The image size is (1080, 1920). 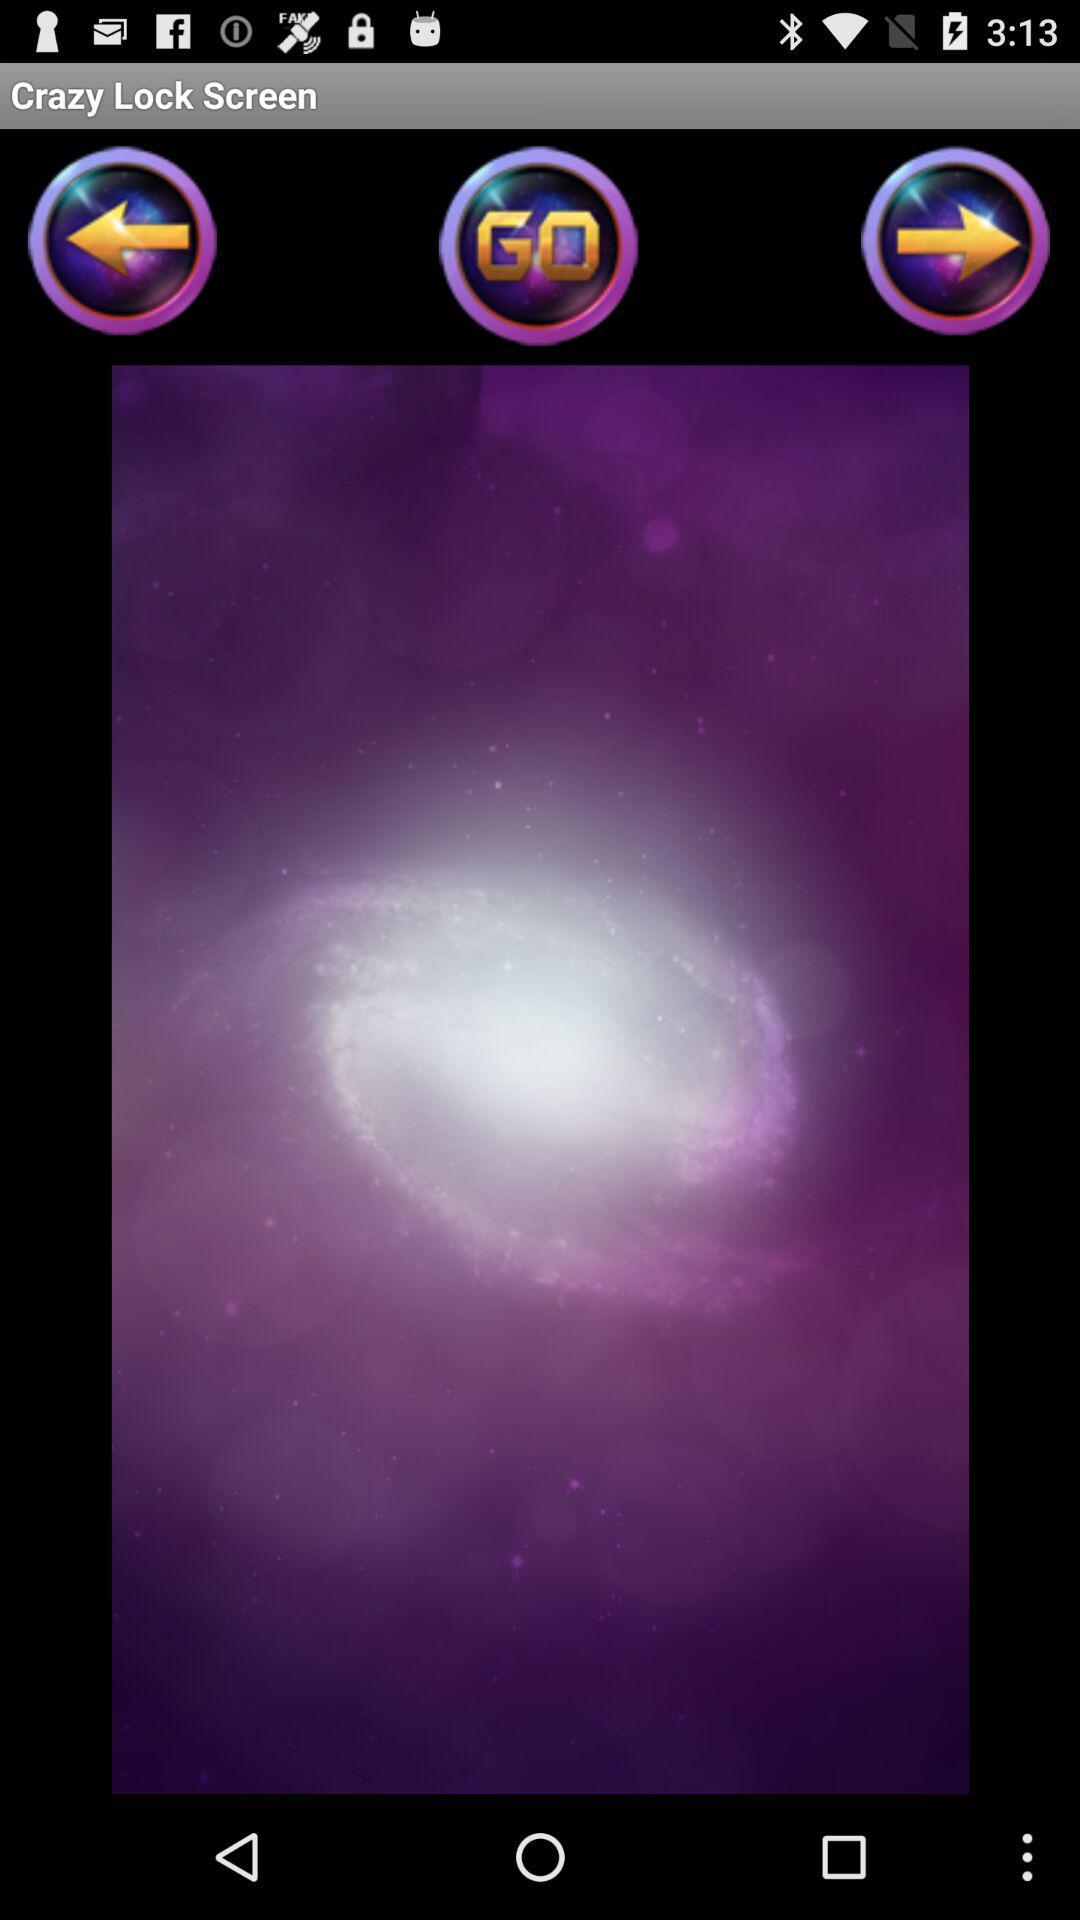 What do you see at coordinates (955, 246) in the screenshot?
I see `next` at bounding box center [955, 246].